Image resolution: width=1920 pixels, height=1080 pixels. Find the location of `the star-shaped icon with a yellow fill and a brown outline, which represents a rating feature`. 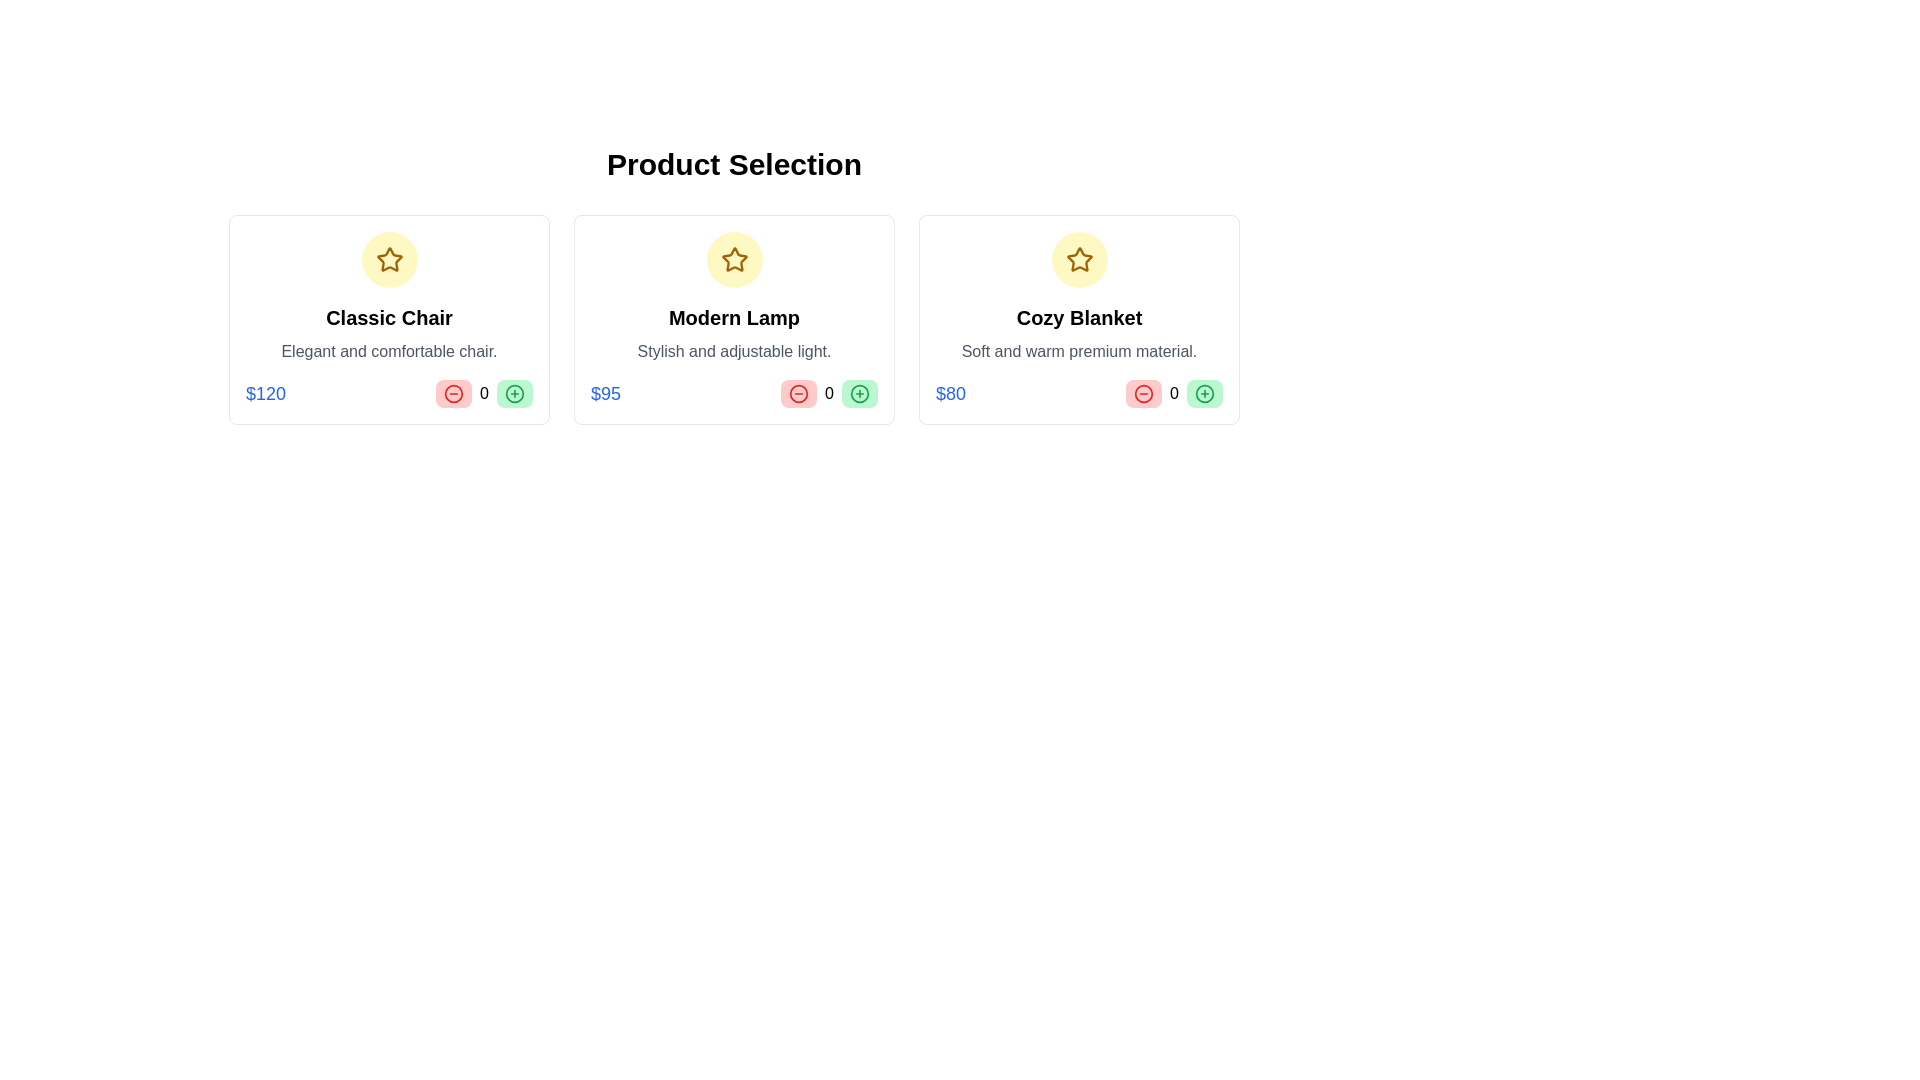

the star-shaped icon with a yellow fill and a brown outline, which represents a rating feature is located at coordinates (1078, 257).